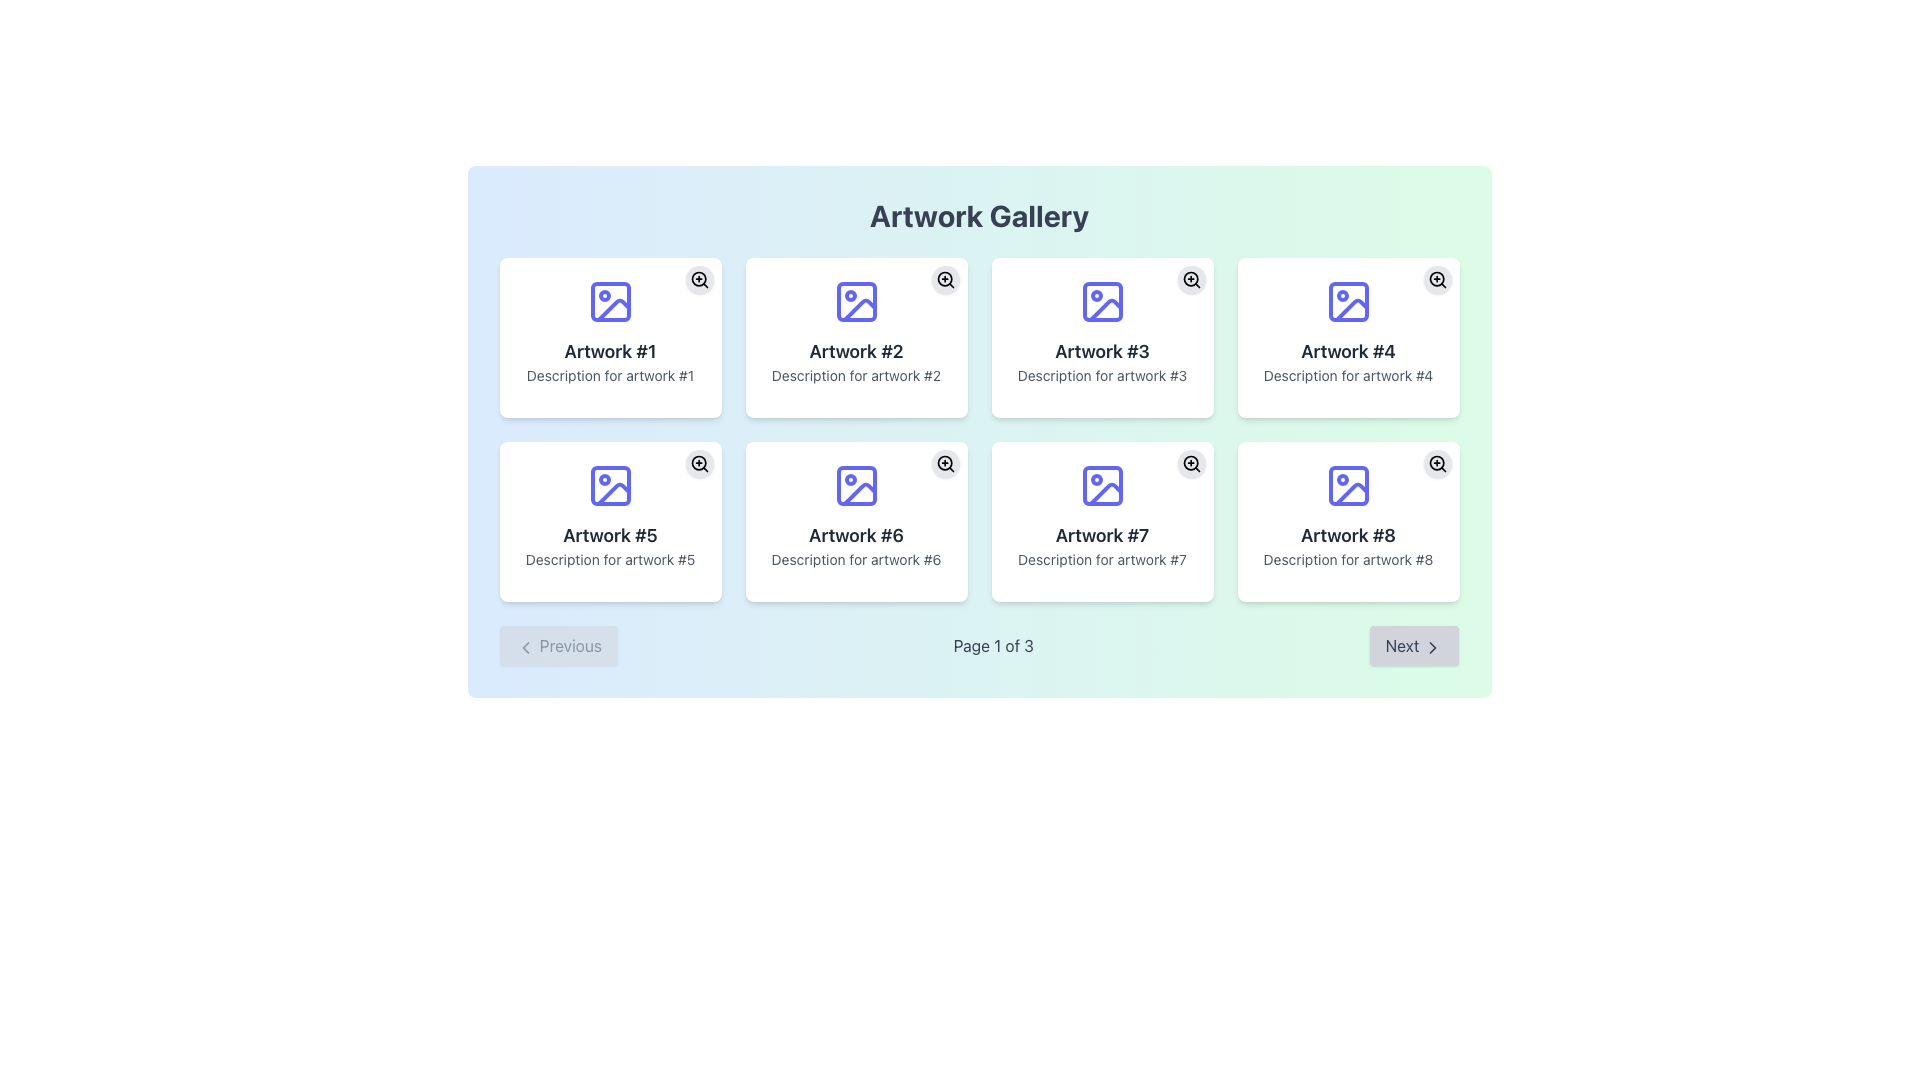 Image resolution: width=1920 pixels, height=1080 pixels. Describe the element at coordinates (698, 279) in the screenshot. I see `the SVG circle shape that is part of the zoom-in icon located in the top-right corner controls of 'Artwork #1'` at that location.